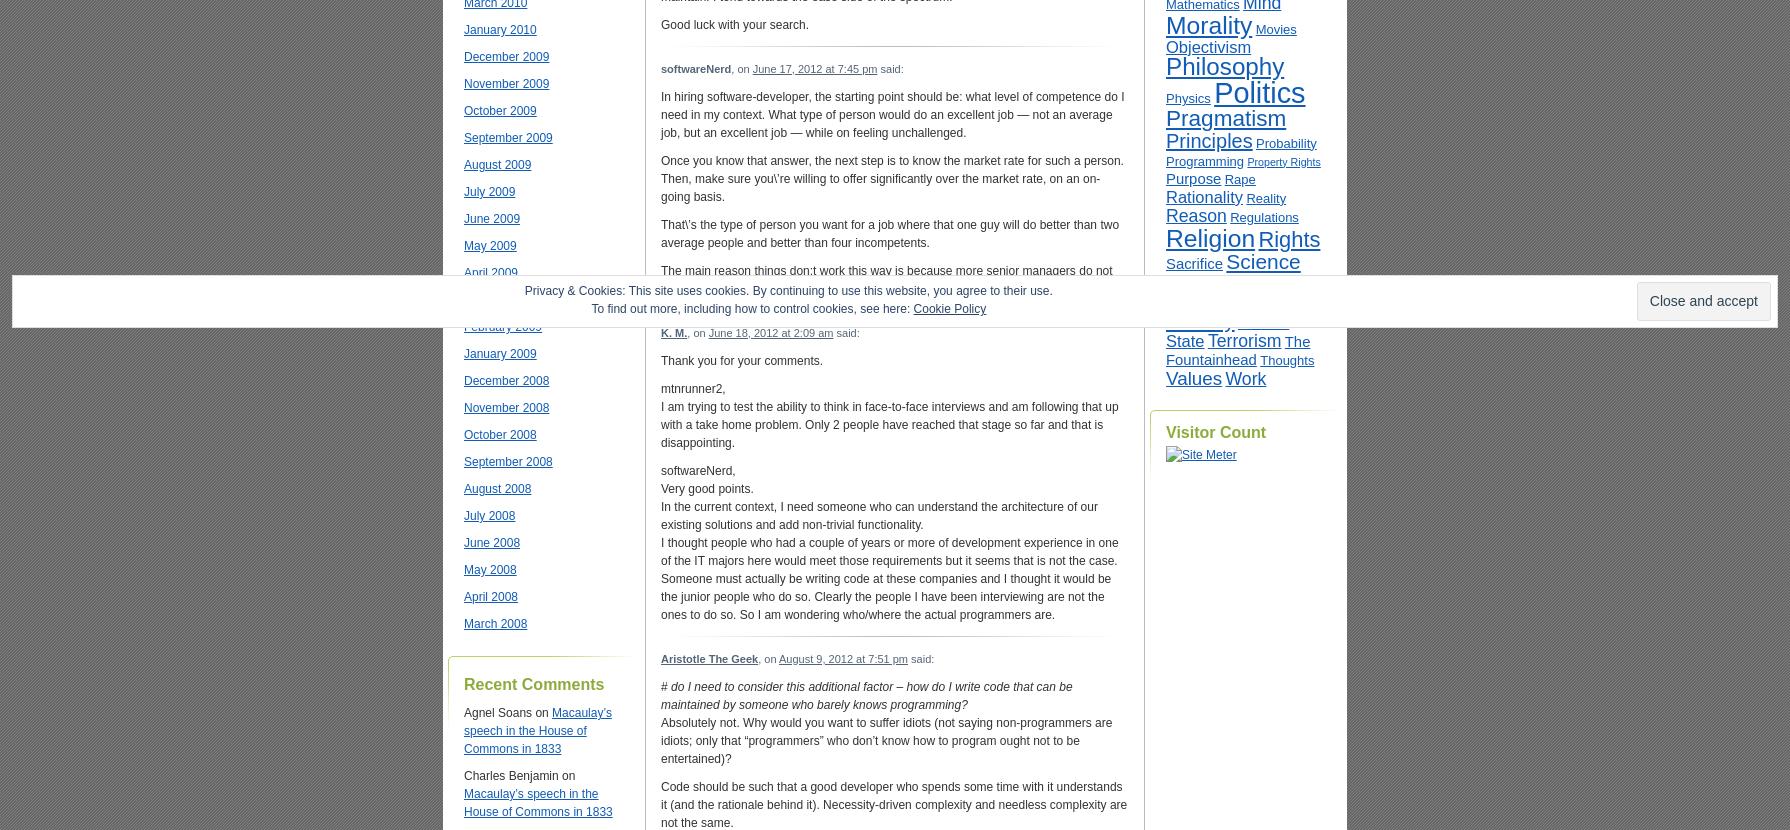  What do you see at coordinates (498, 29) in the screenshot?
I see `'January 2010'` at bounding box center [498, 29].